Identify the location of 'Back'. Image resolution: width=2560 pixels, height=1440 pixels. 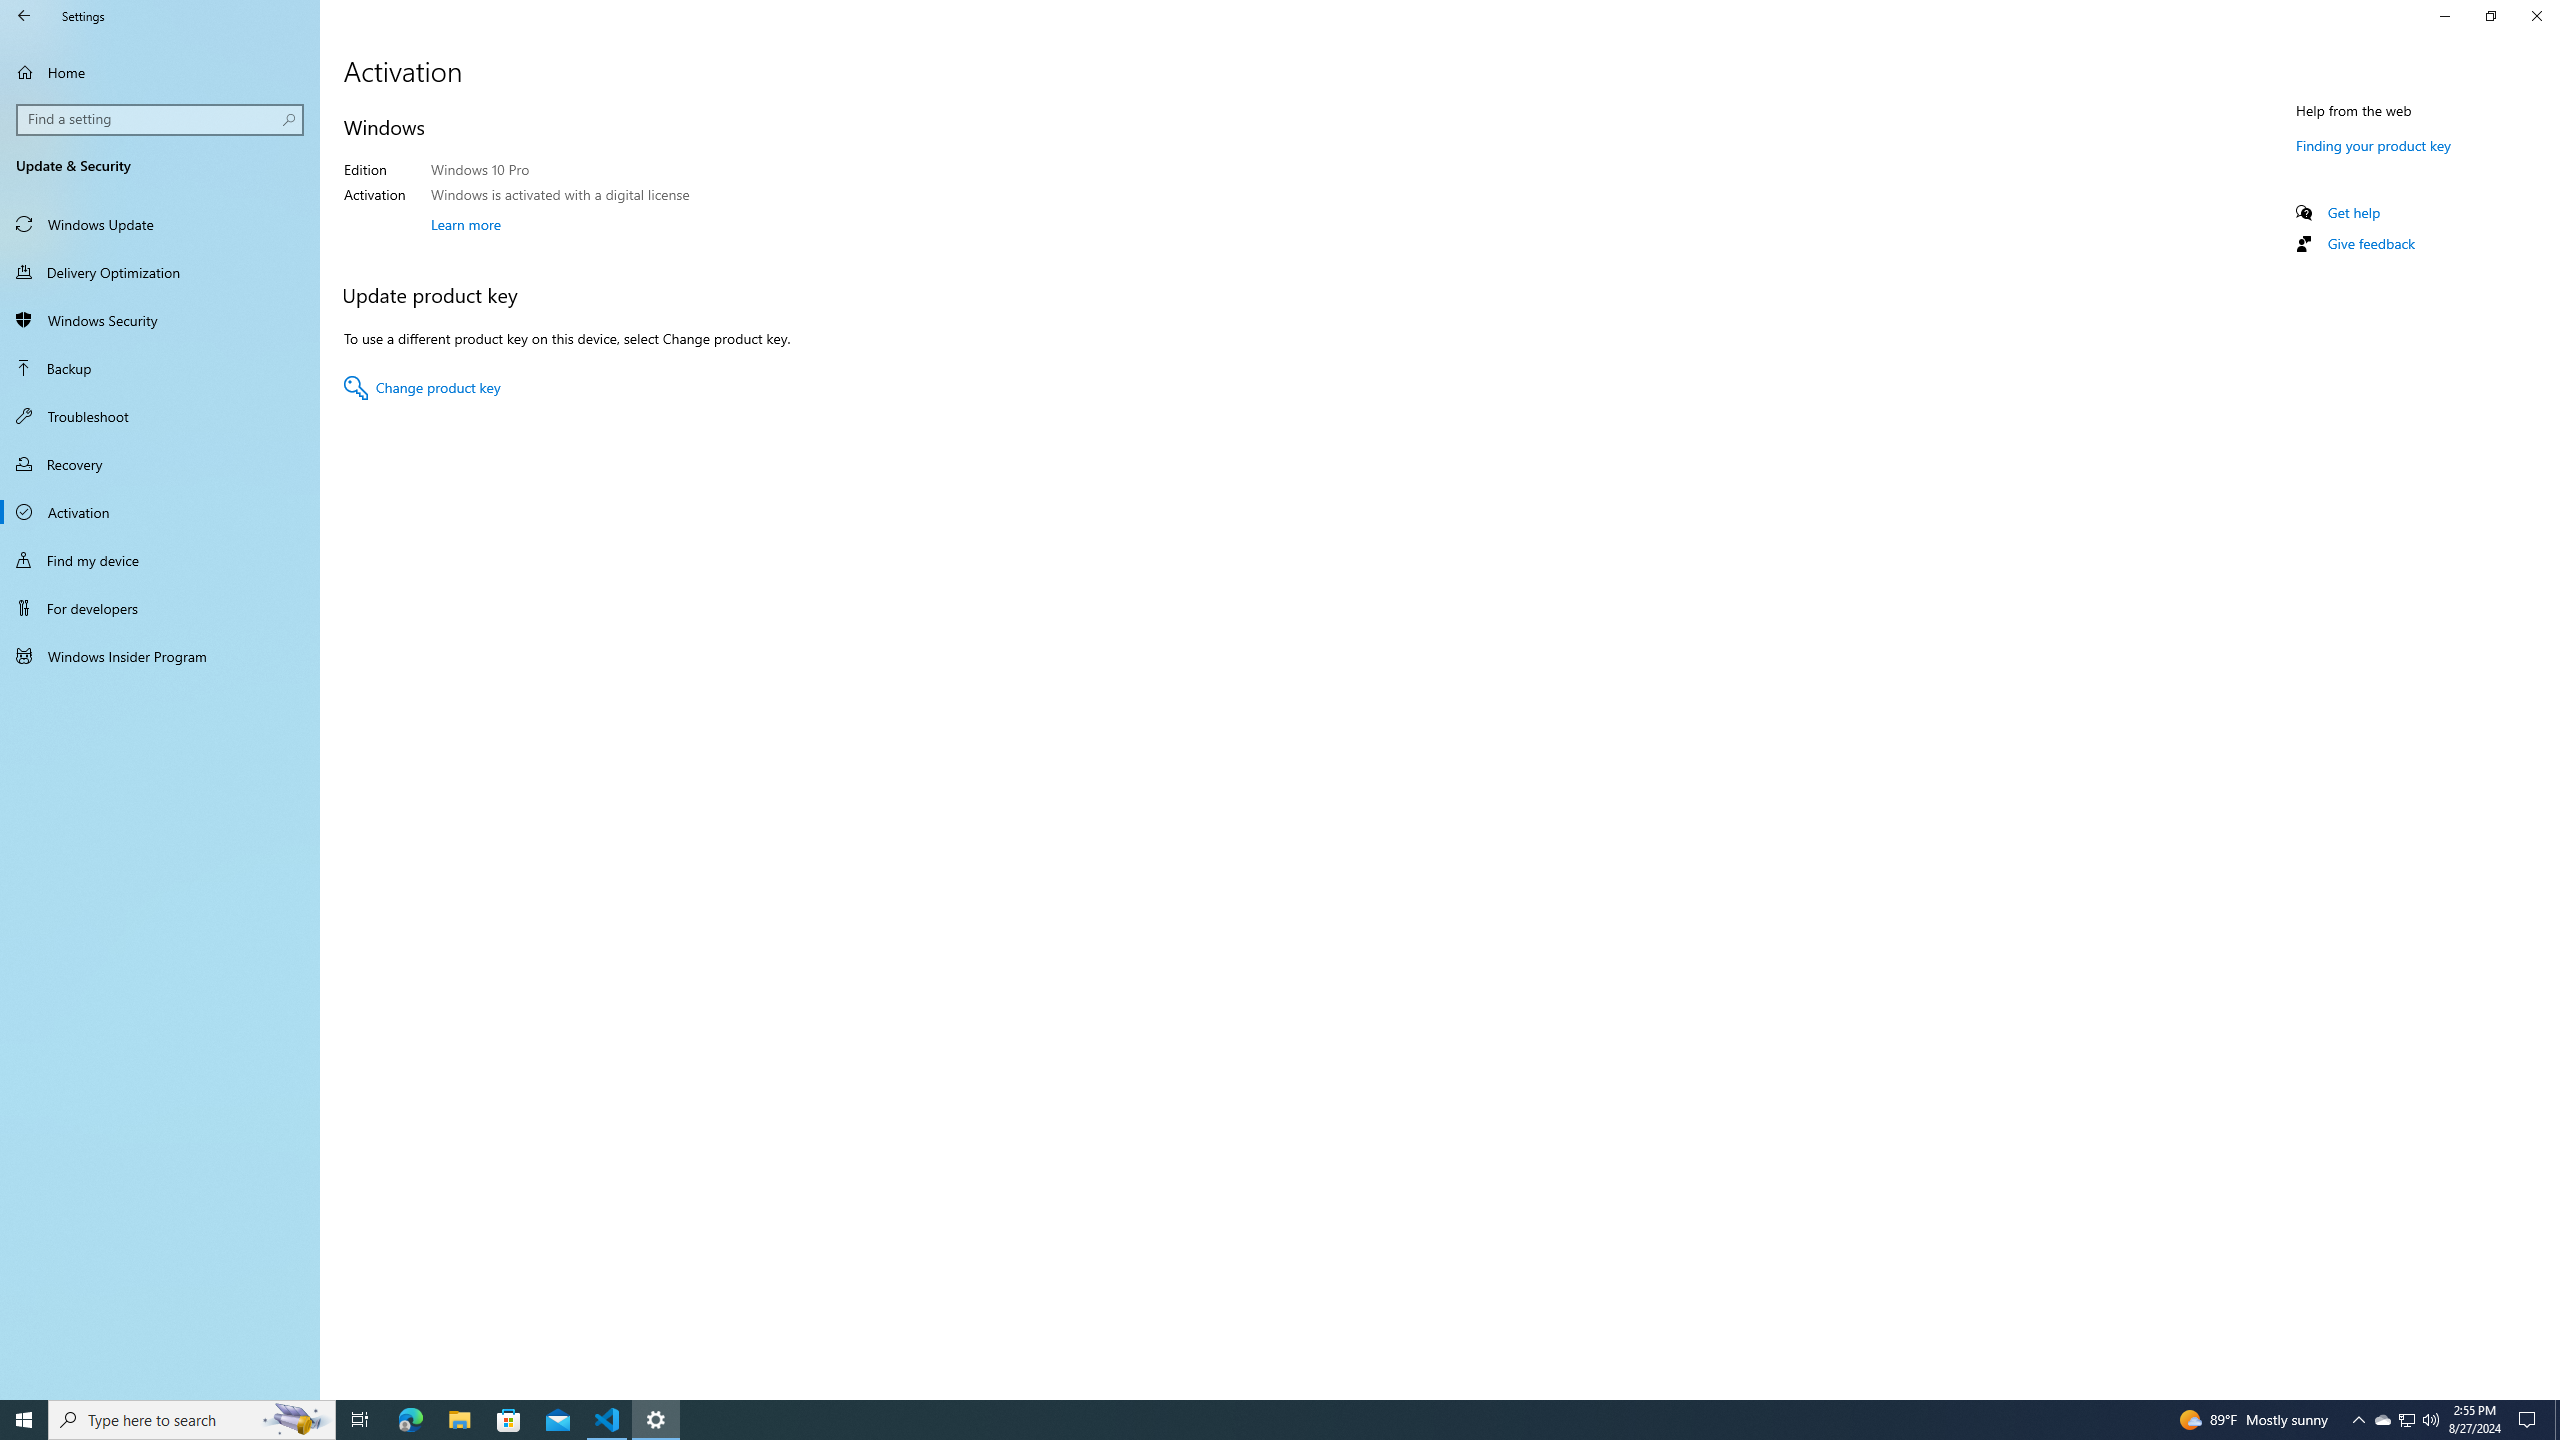
(24, 15).